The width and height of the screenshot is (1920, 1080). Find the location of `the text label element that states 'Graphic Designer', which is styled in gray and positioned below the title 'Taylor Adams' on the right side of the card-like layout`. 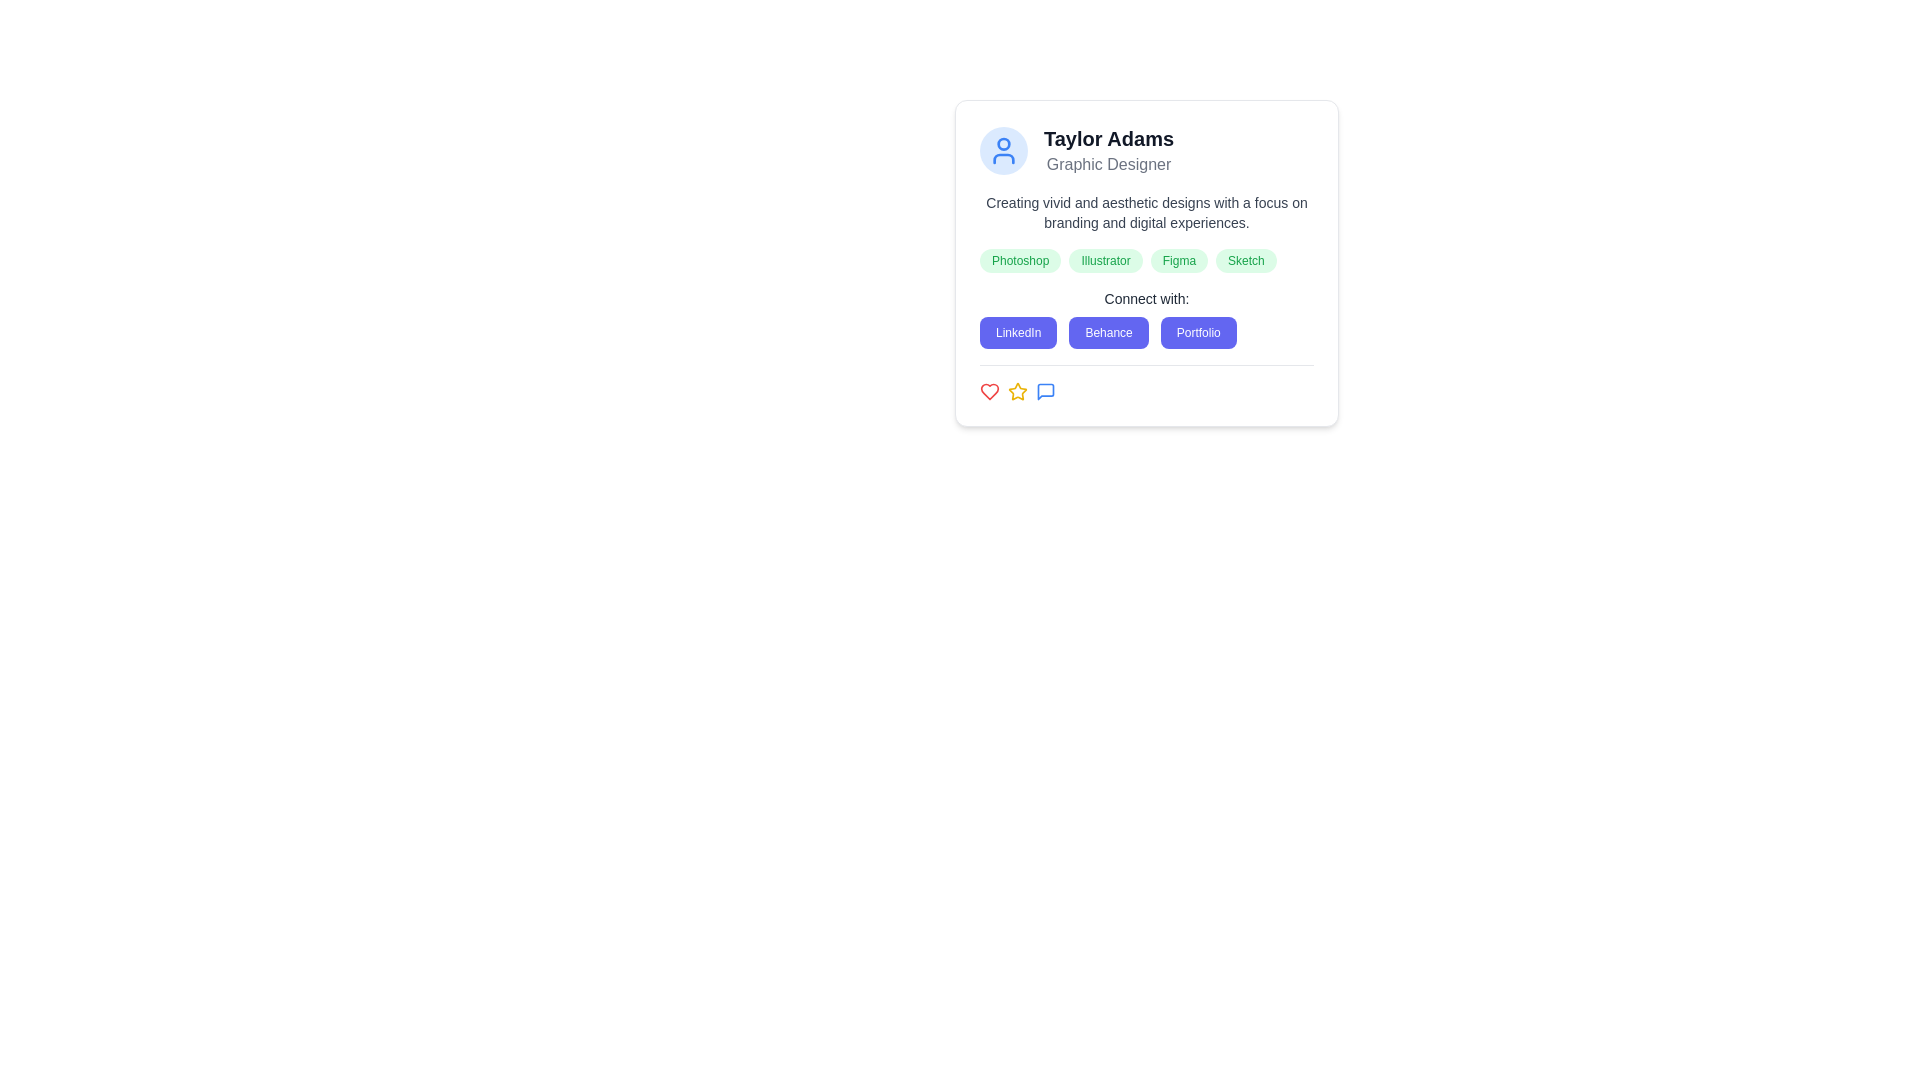

the text label element that states 'Graphic Designer', which is styled in gray and positioned below the title 'Taylor Adams' on the right side of the card-like layout is located at coordinates (1107, 164).